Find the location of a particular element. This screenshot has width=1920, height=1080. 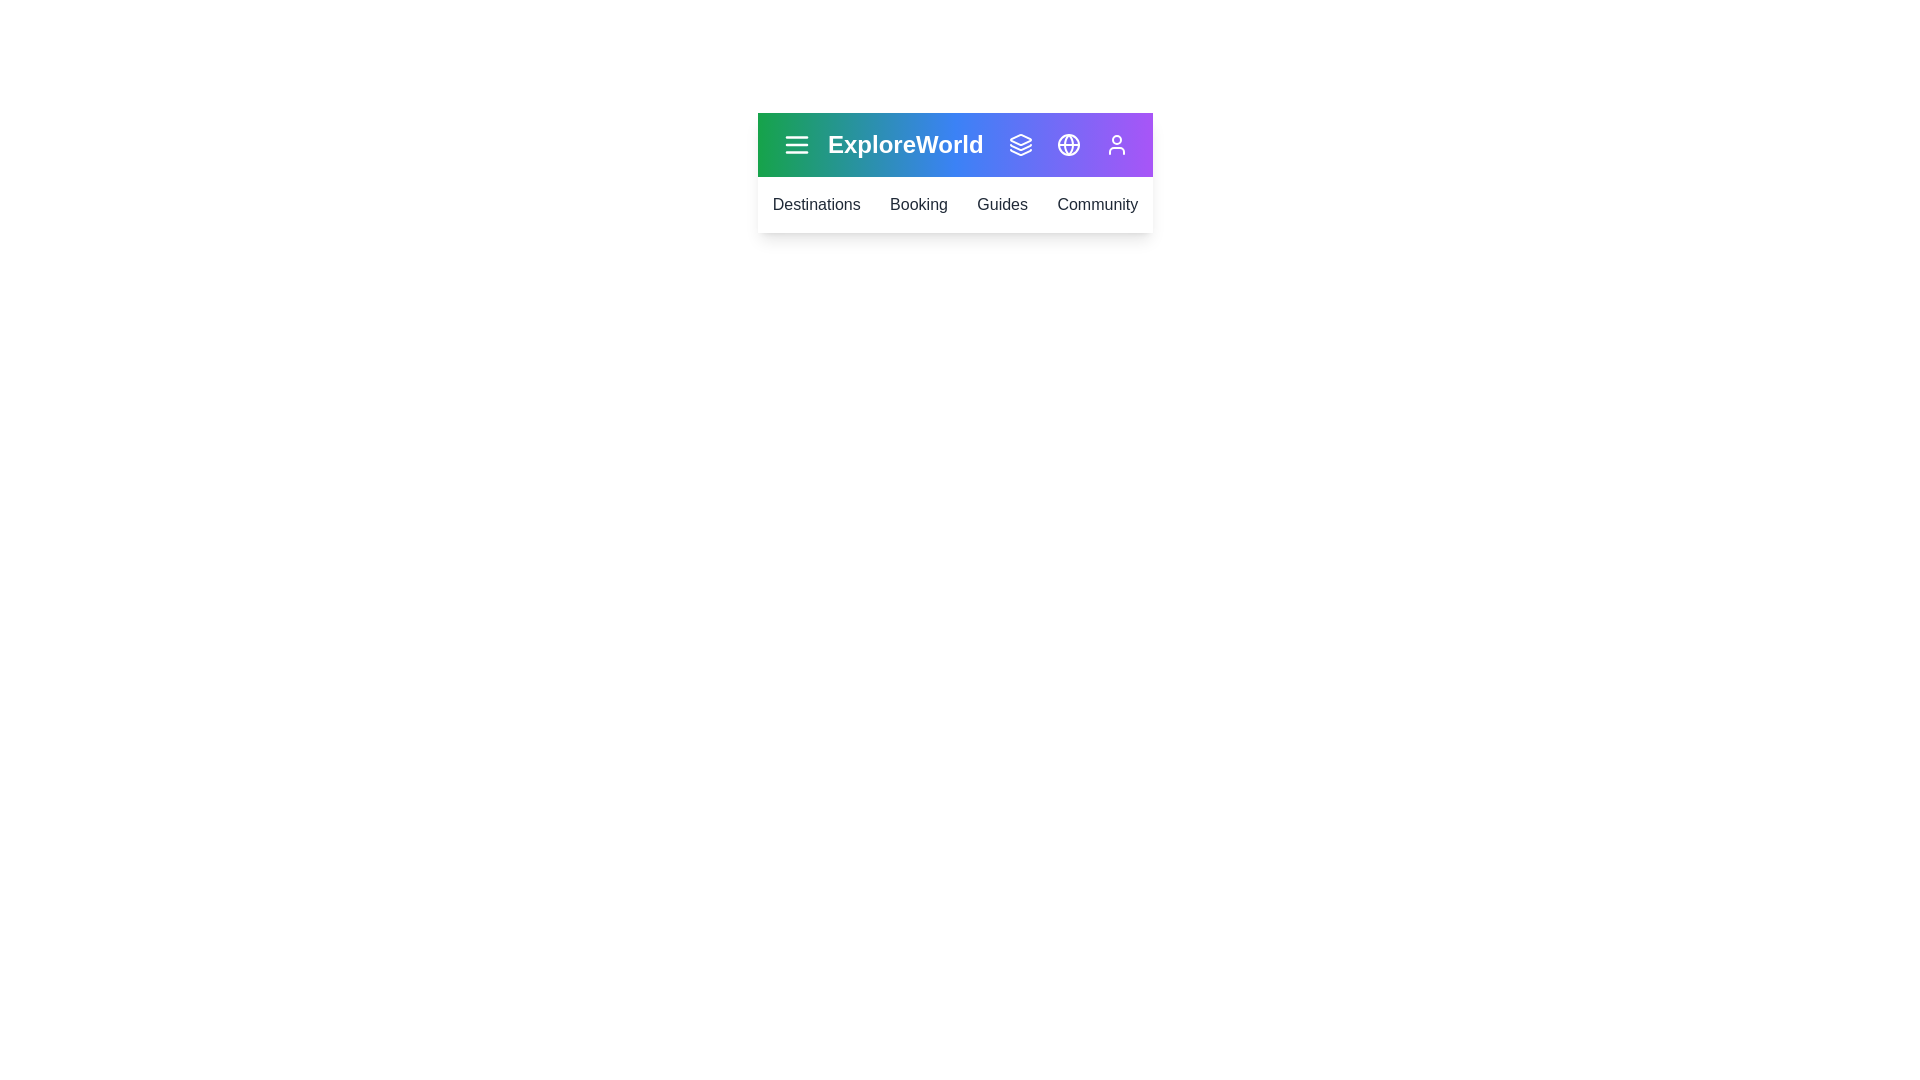

the Globe icon in the top right corner of the TravelAppBar is located at coordinates (1068, 144).